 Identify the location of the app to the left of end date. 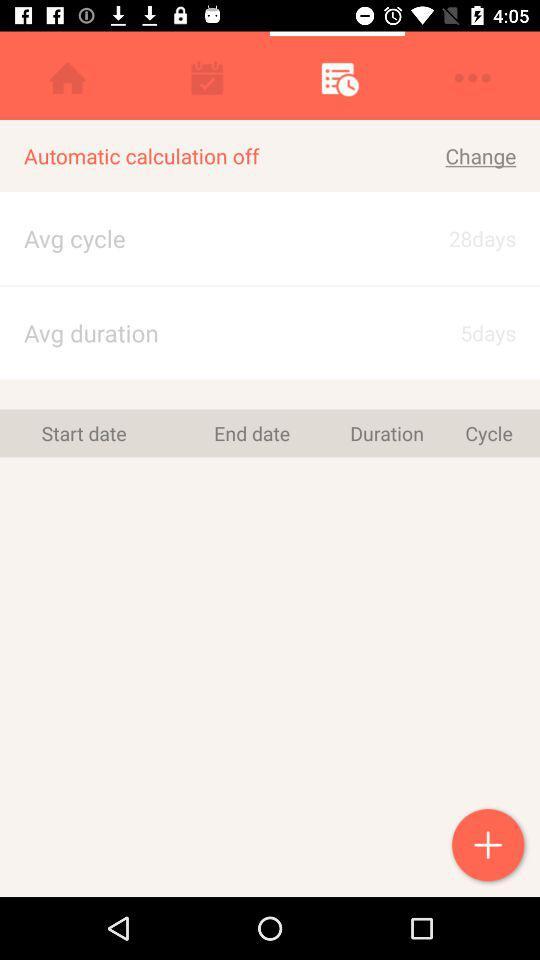
(83, 433).